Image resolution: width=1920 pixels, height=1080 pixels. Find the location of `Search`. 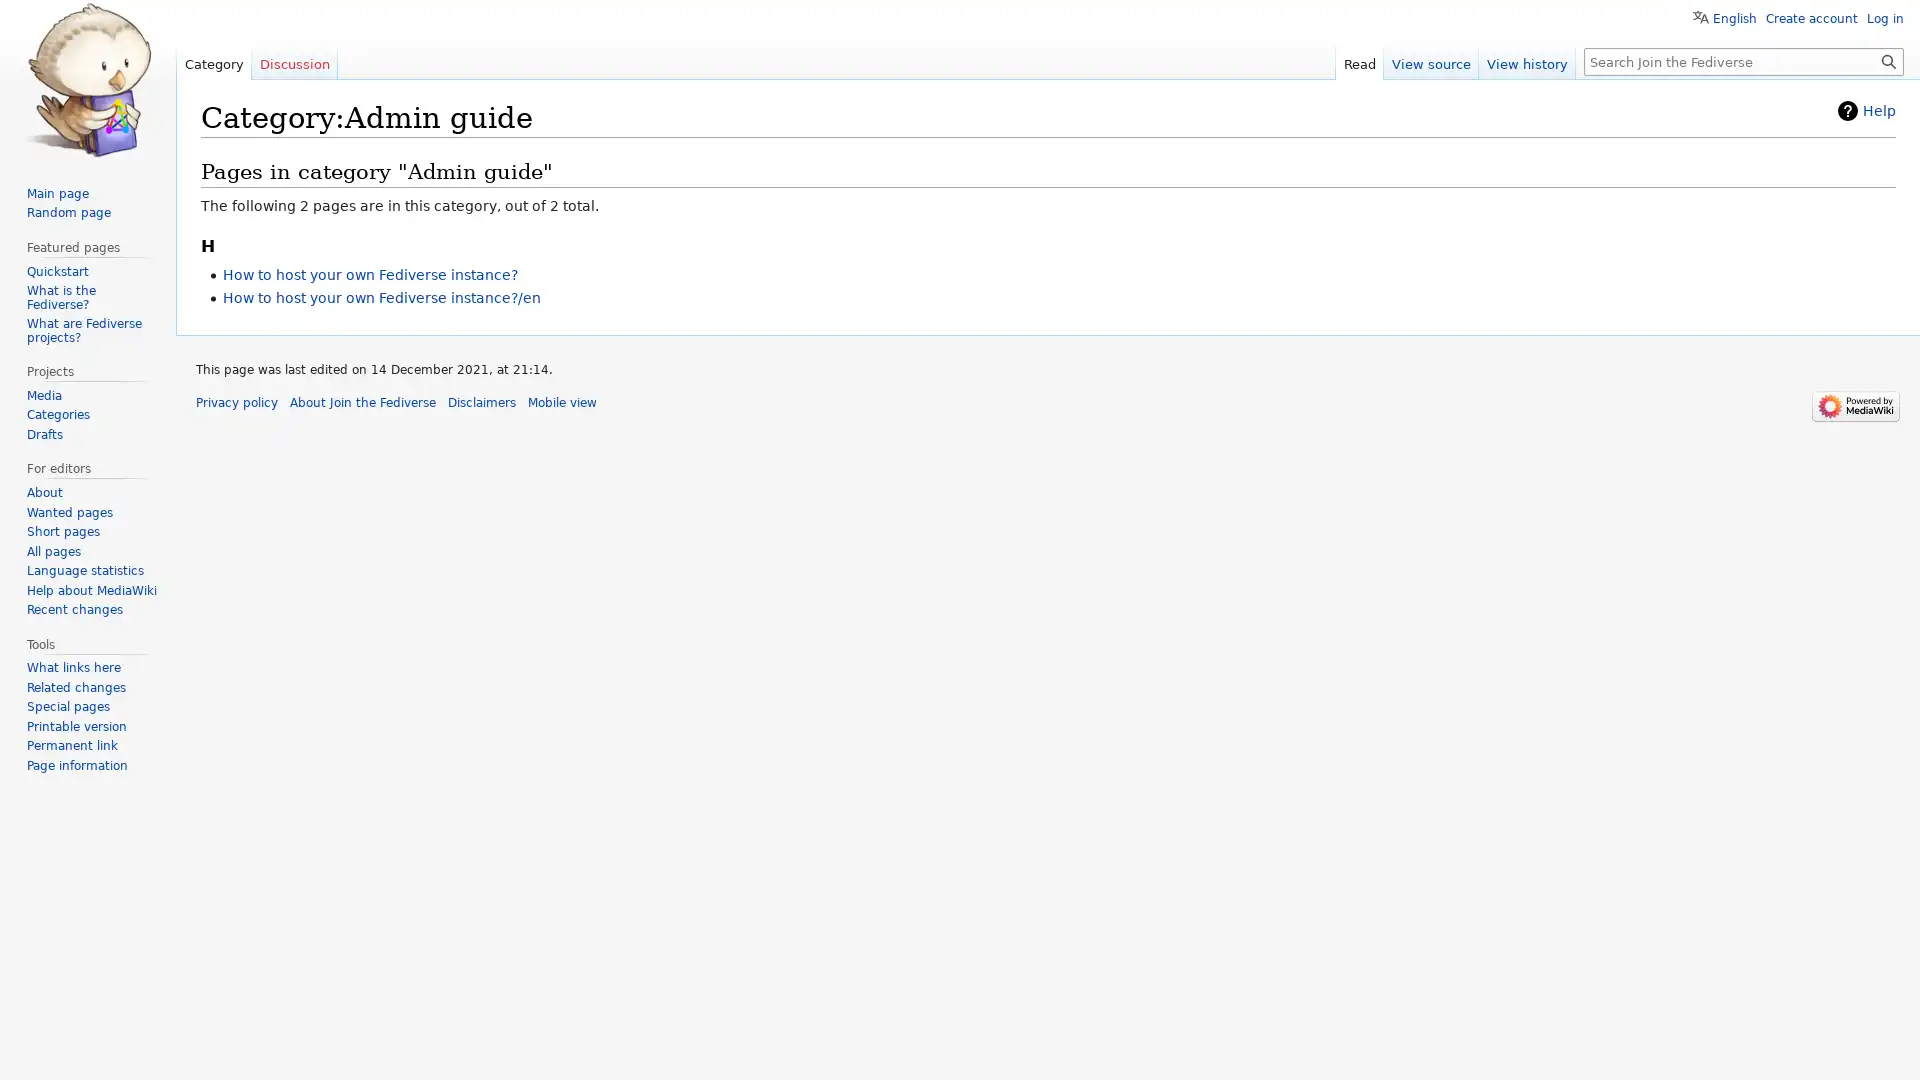

Search is located at coordinates (1888, 60).